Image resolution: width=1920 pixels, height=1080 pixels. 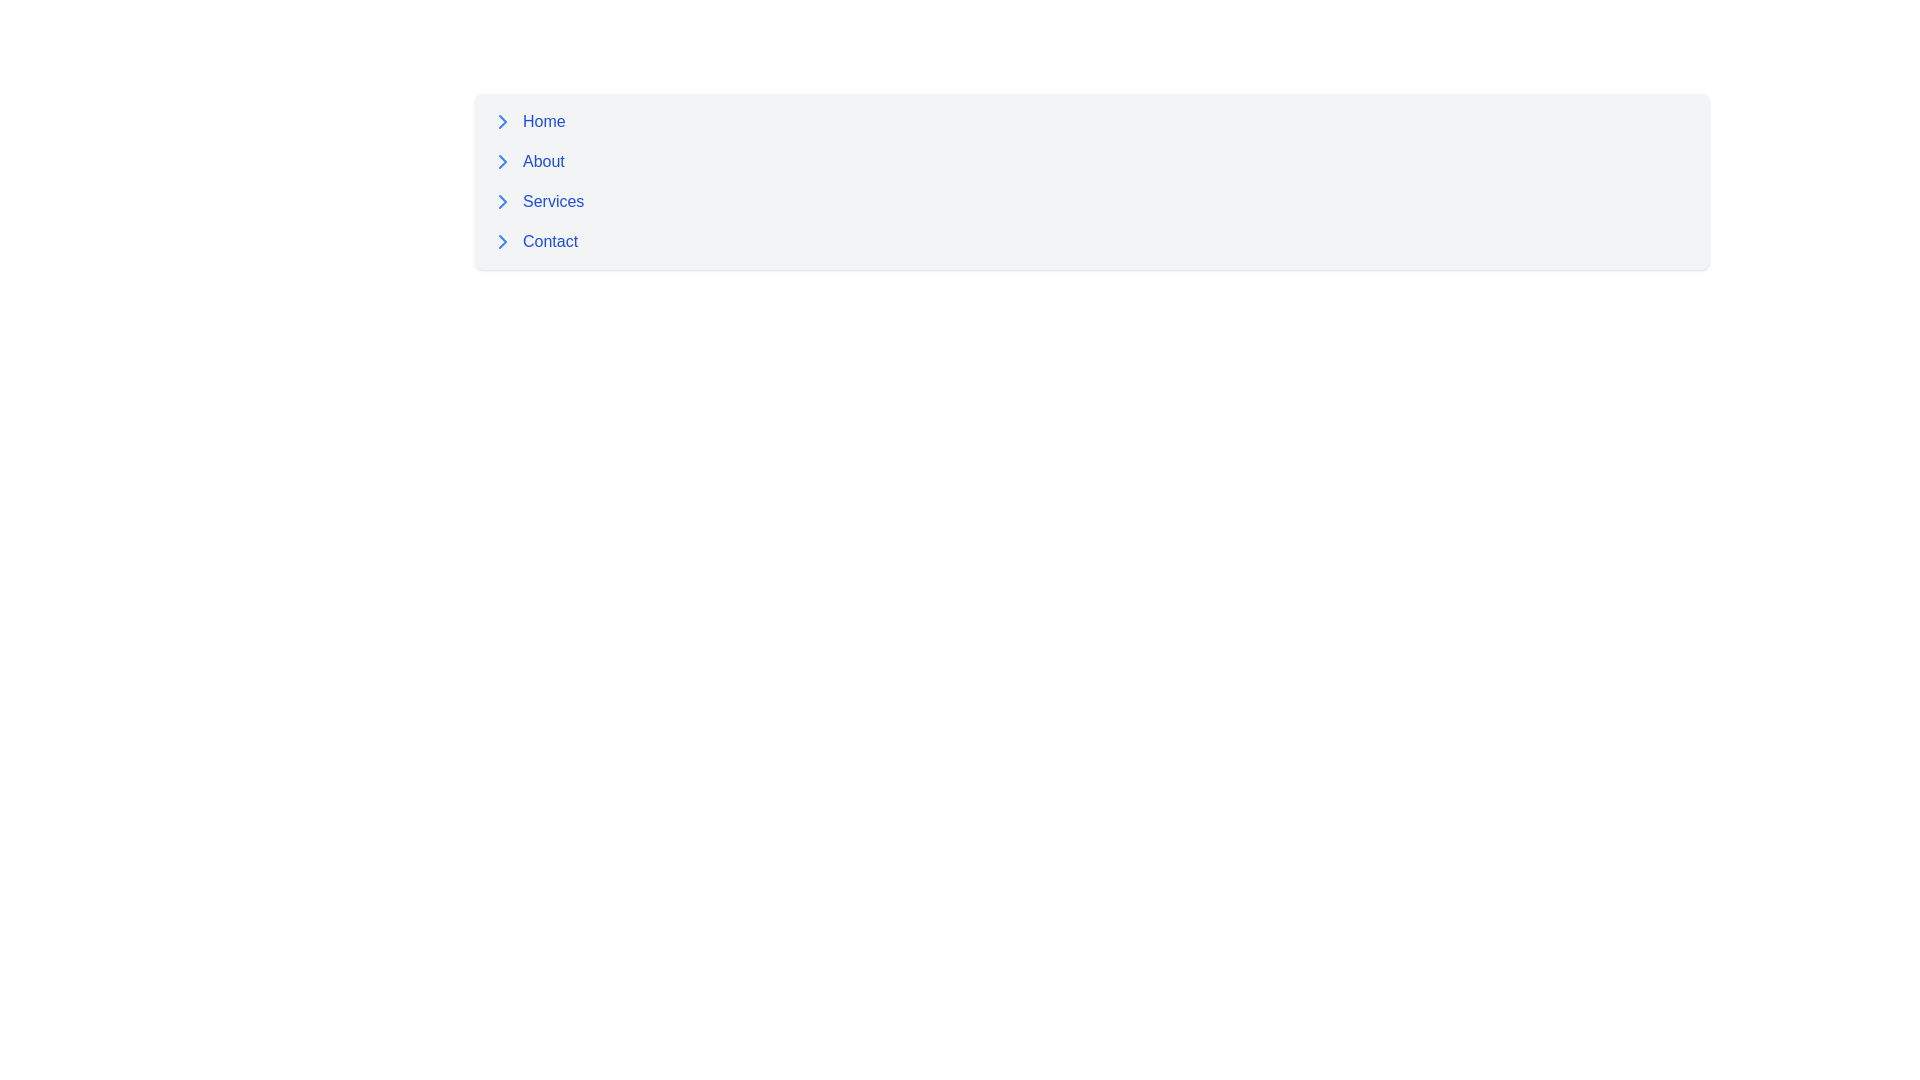 What do you see at coordinates (550, 241) in the screenshot?
I see `the fourth hyperlink` at bounding box center [550, 241].